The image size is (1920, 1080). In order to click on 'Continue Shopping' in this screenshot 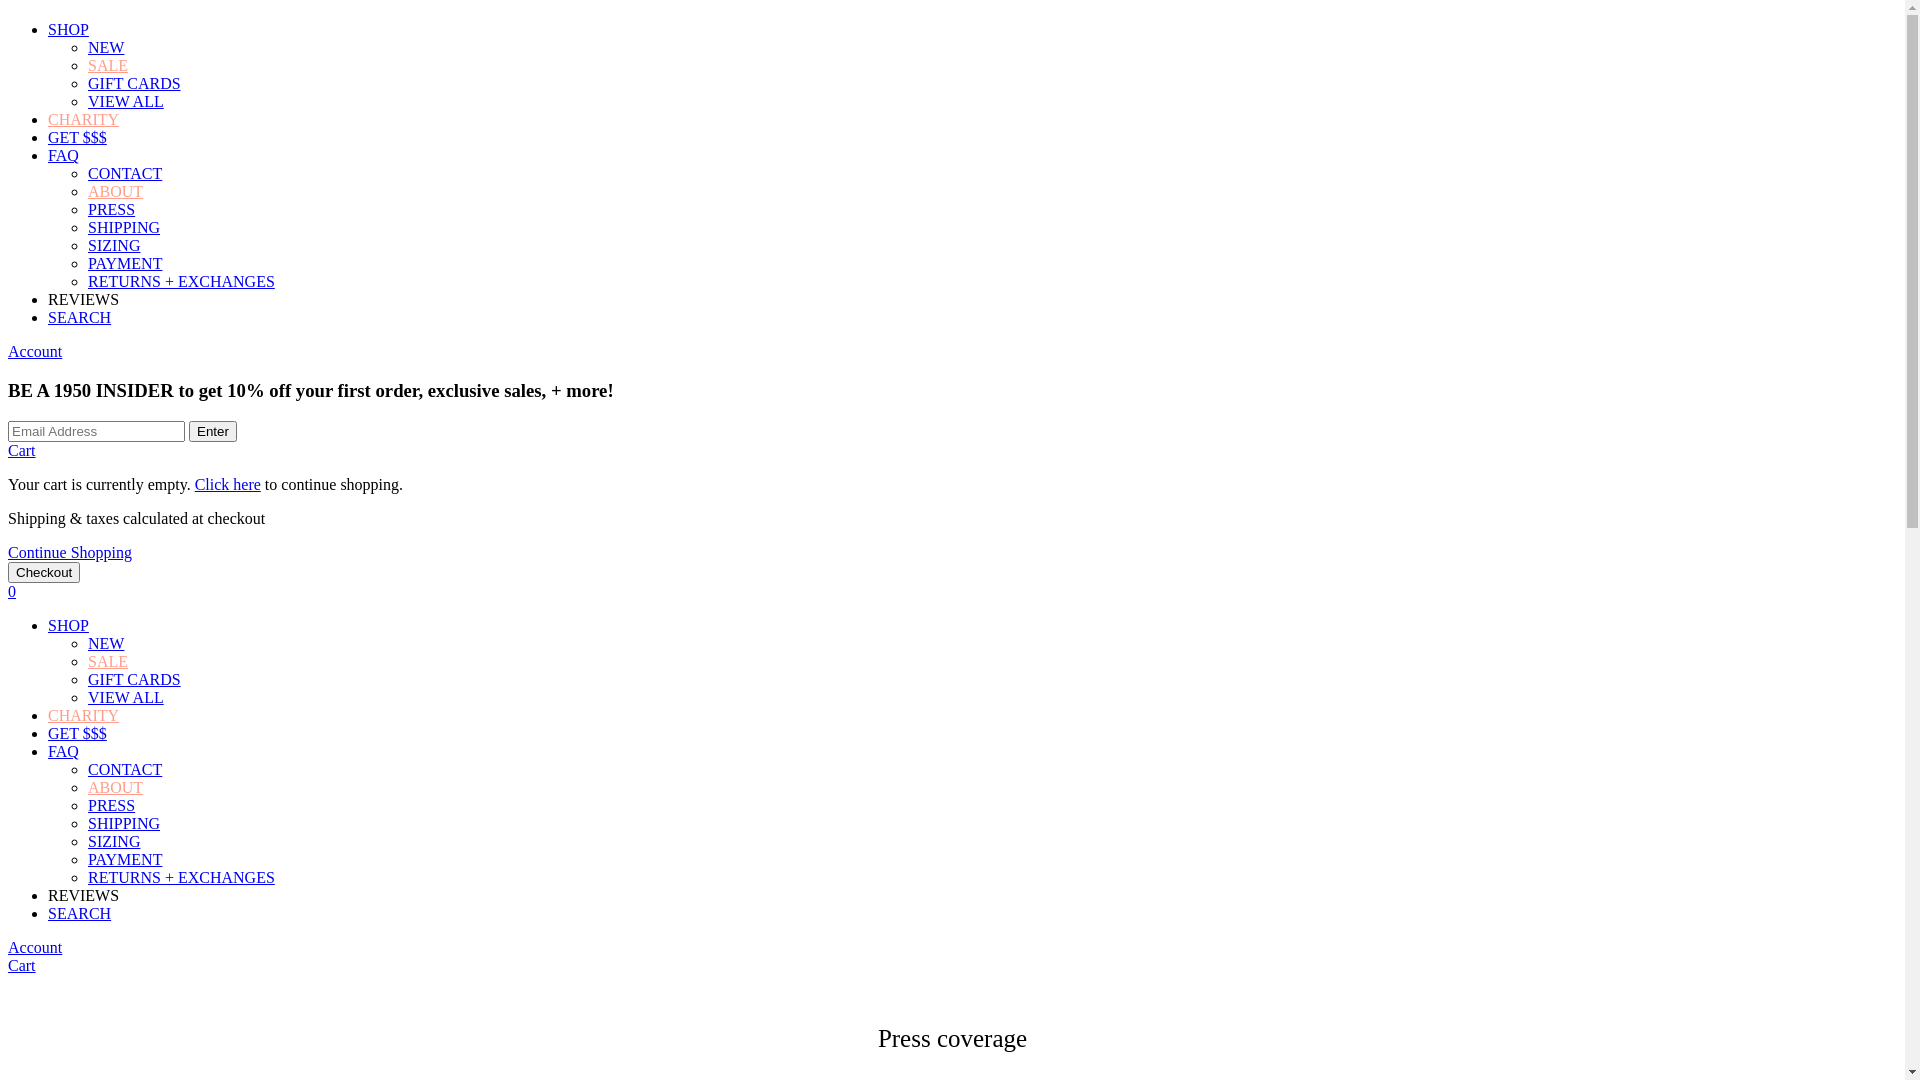, I will do `click(8, 552)`.